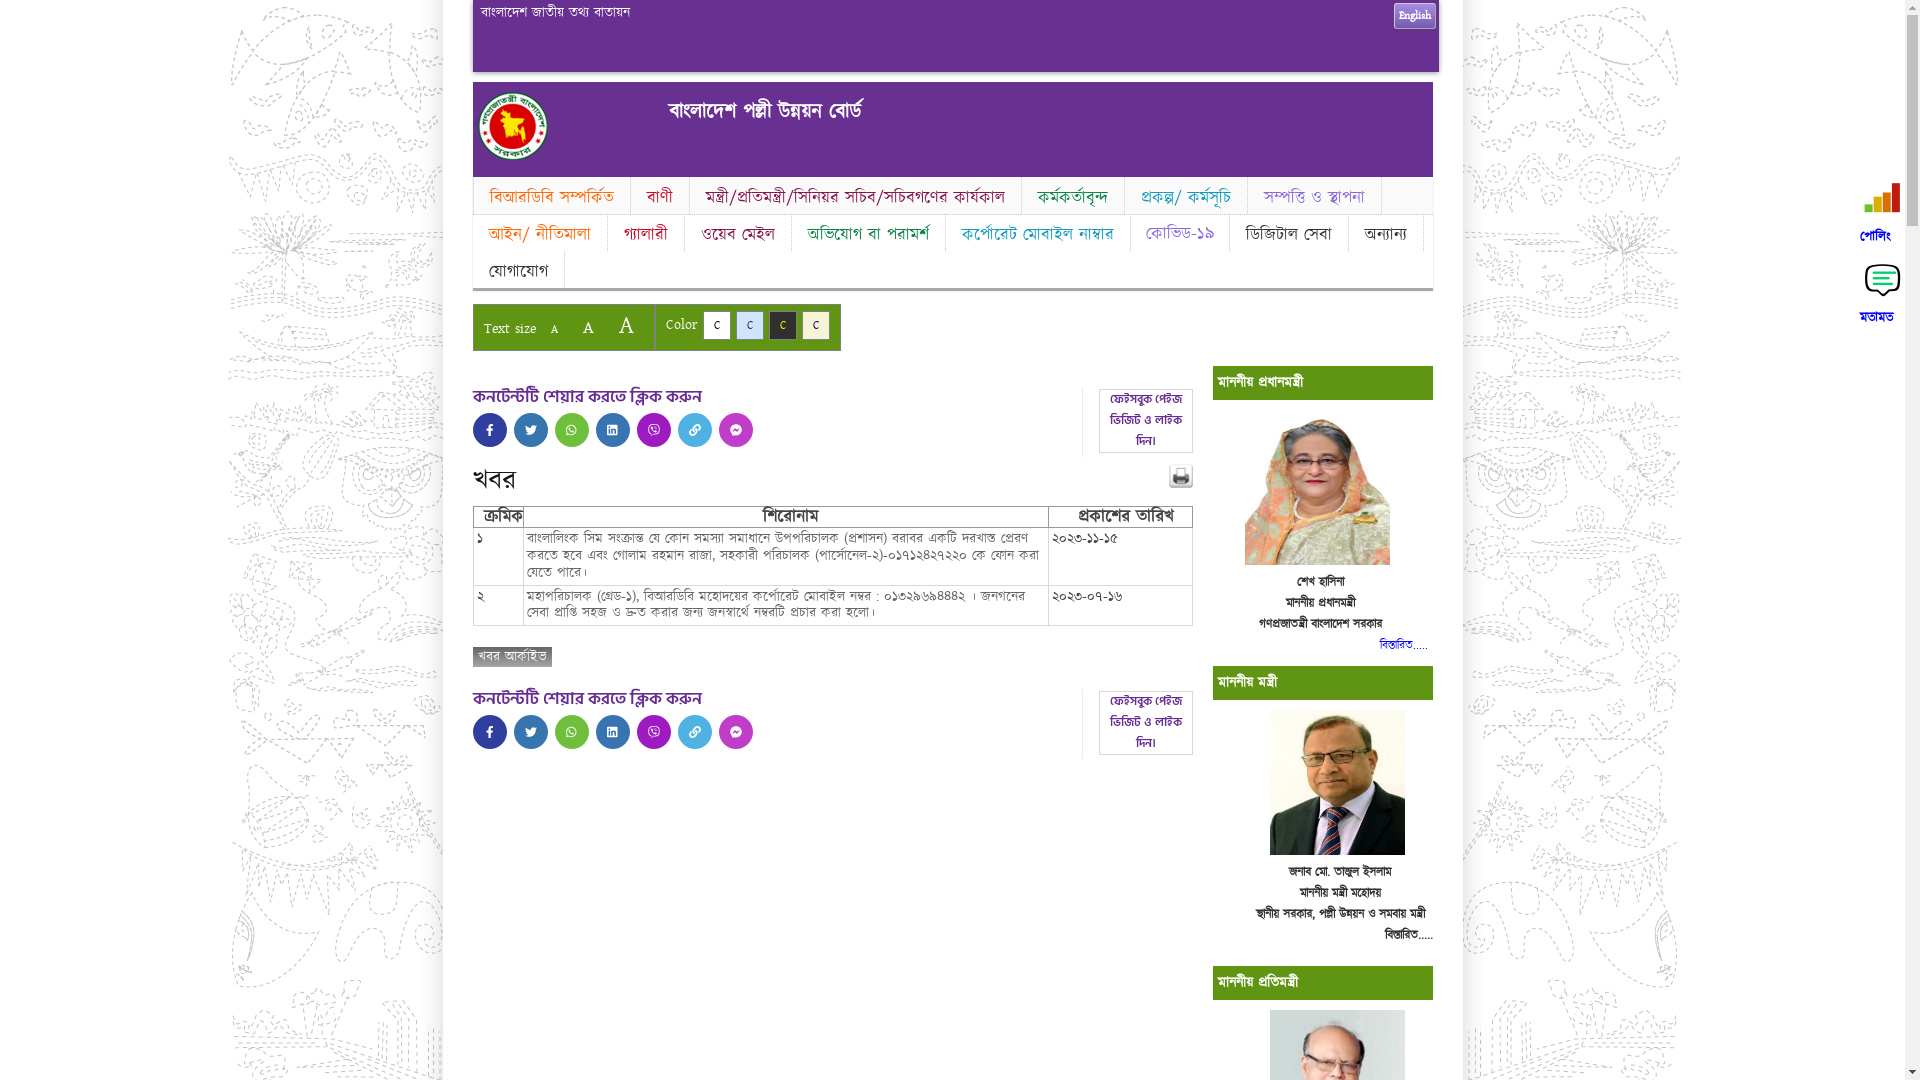 The height and width of the screenshot is (1080, 1920). Describe the element at coordinates (715, 324) in the screenshot. I see `'C'` at that location.